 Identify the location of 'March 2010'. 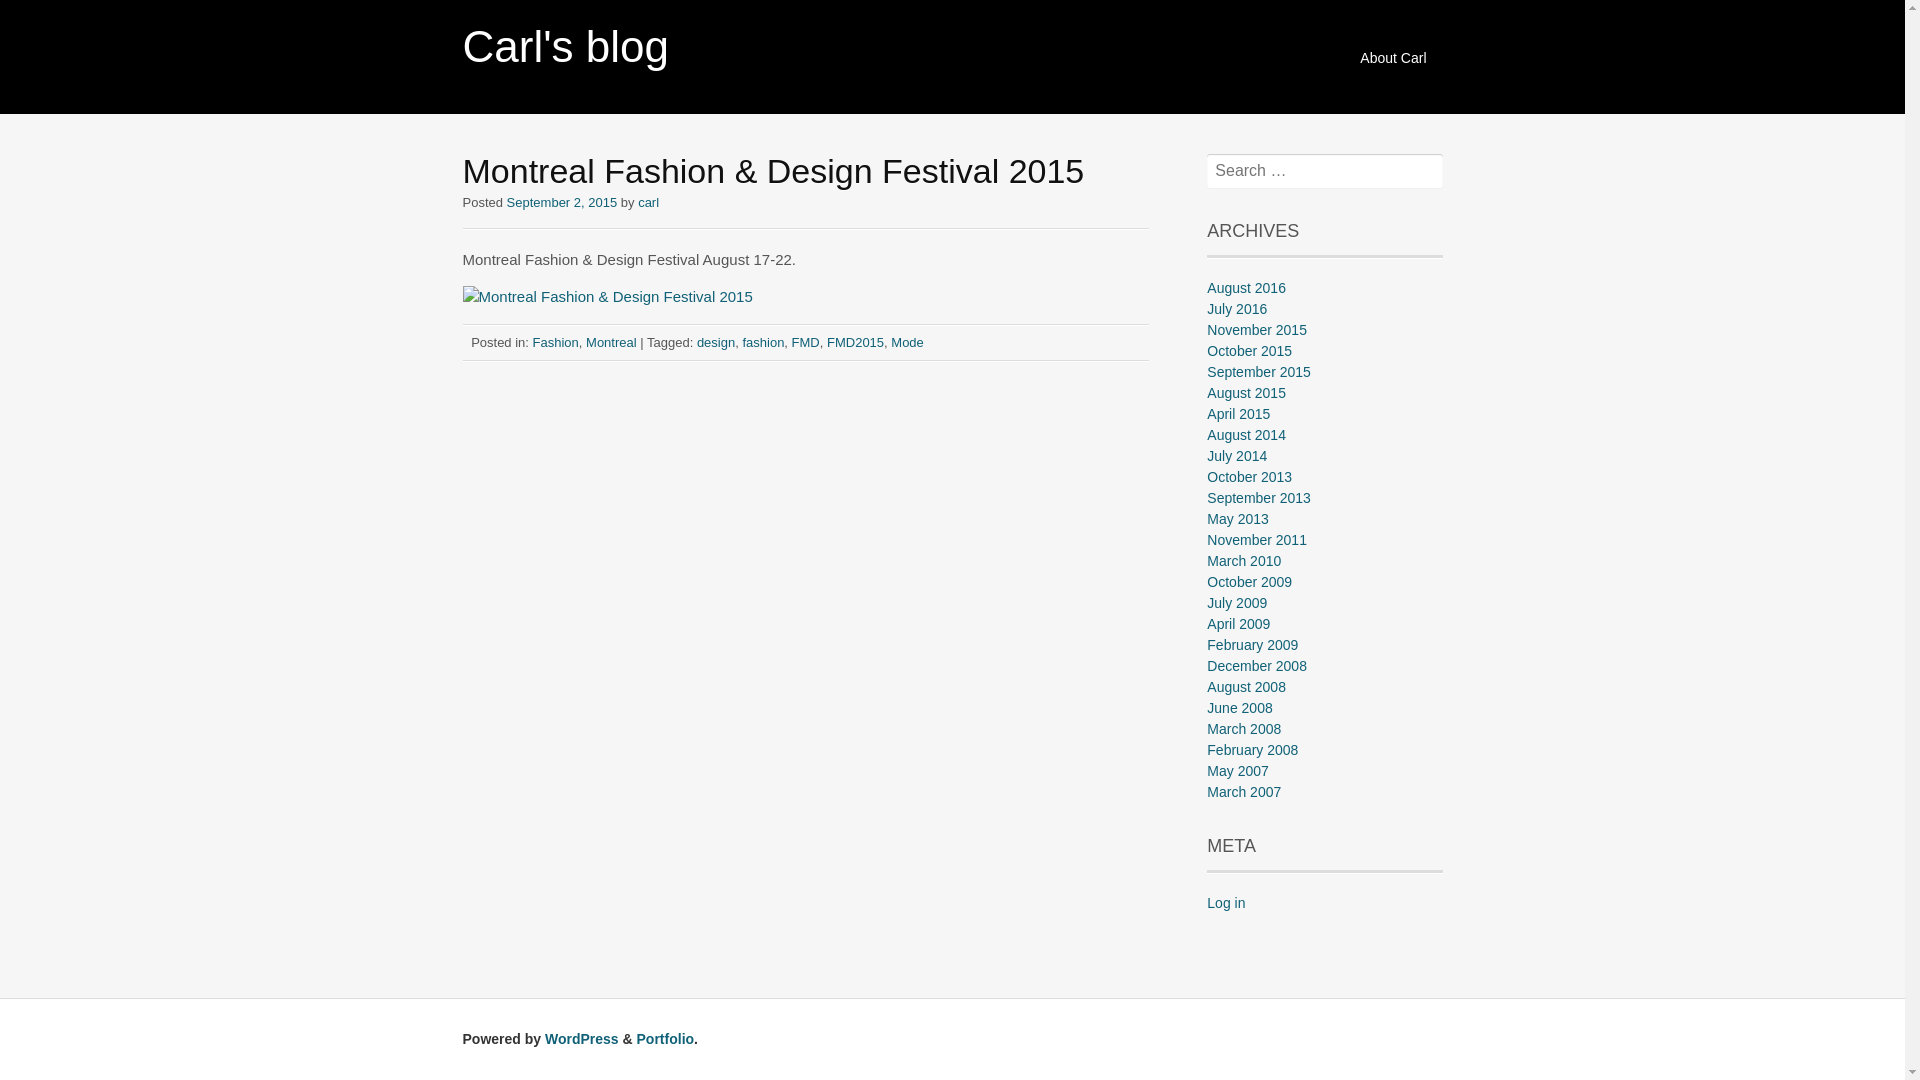
(1242, 560).